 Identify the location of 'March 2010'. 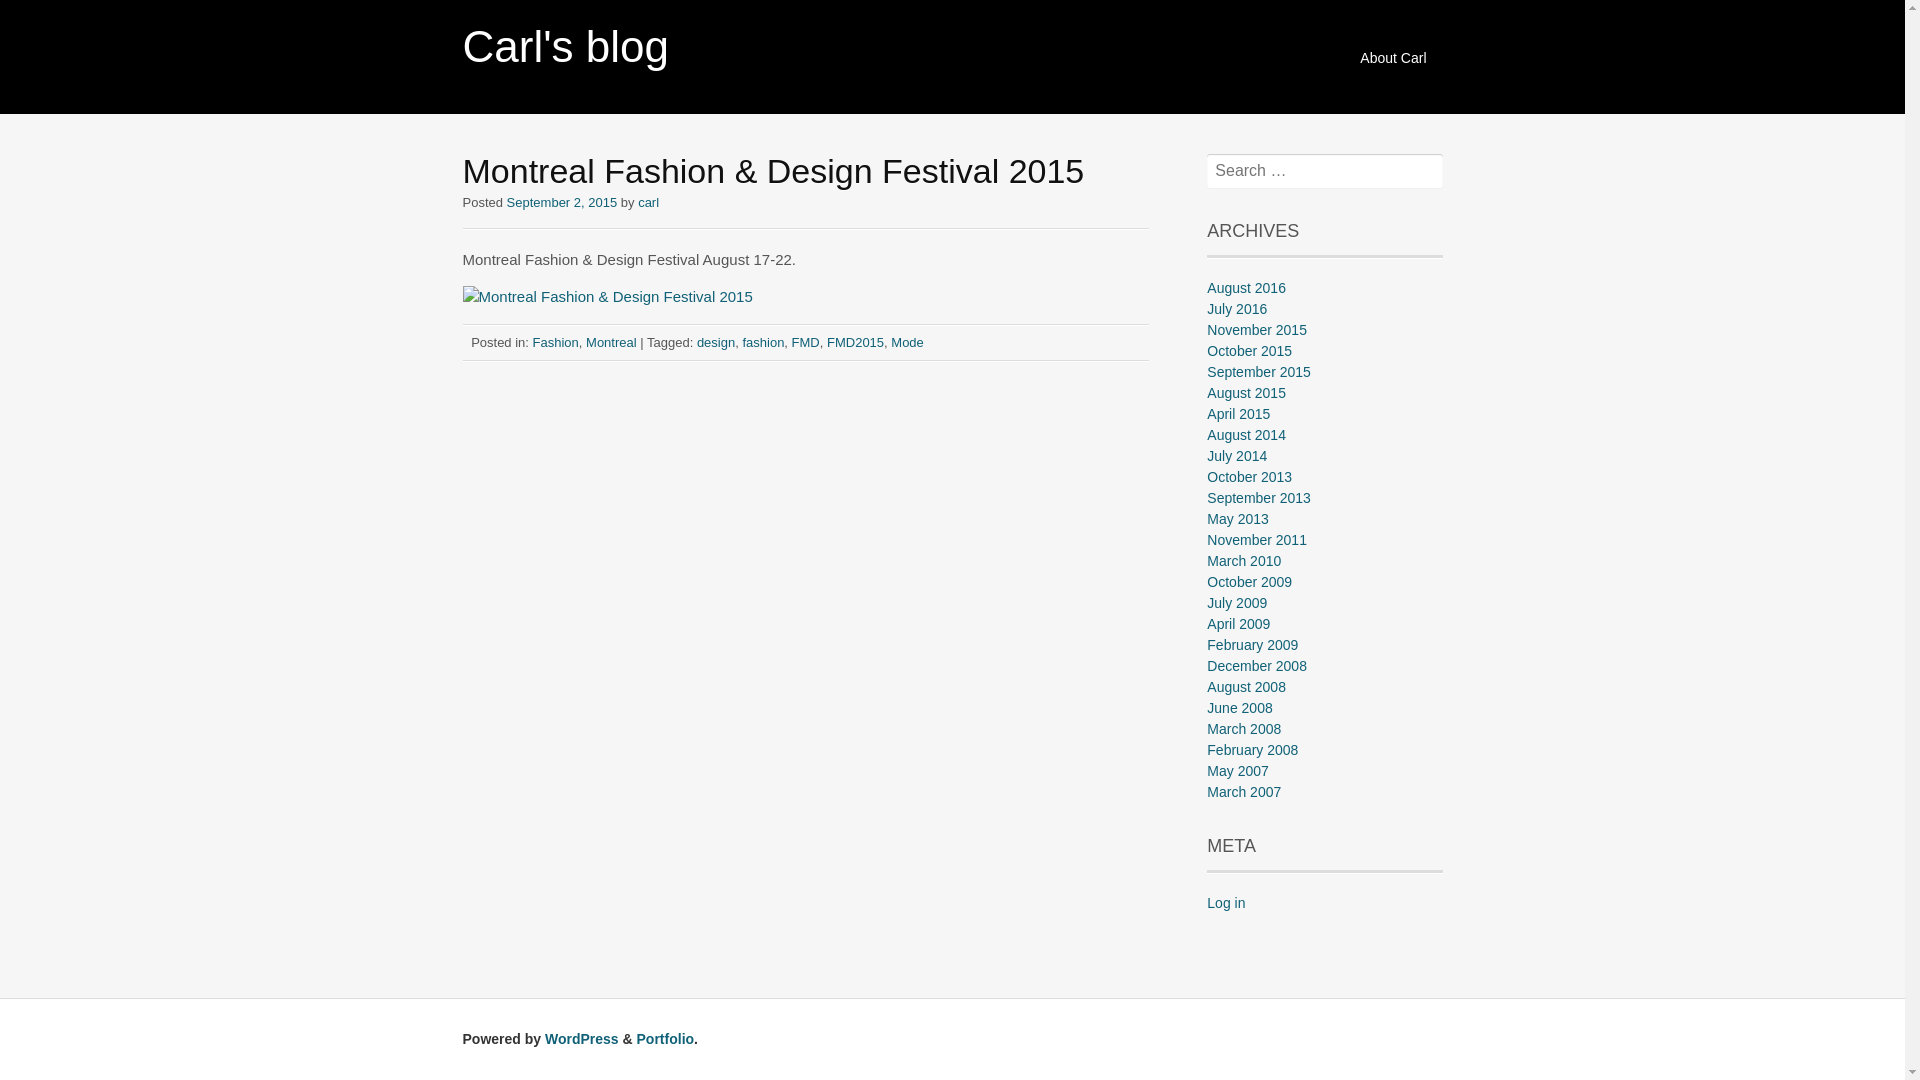
(1242, 560).